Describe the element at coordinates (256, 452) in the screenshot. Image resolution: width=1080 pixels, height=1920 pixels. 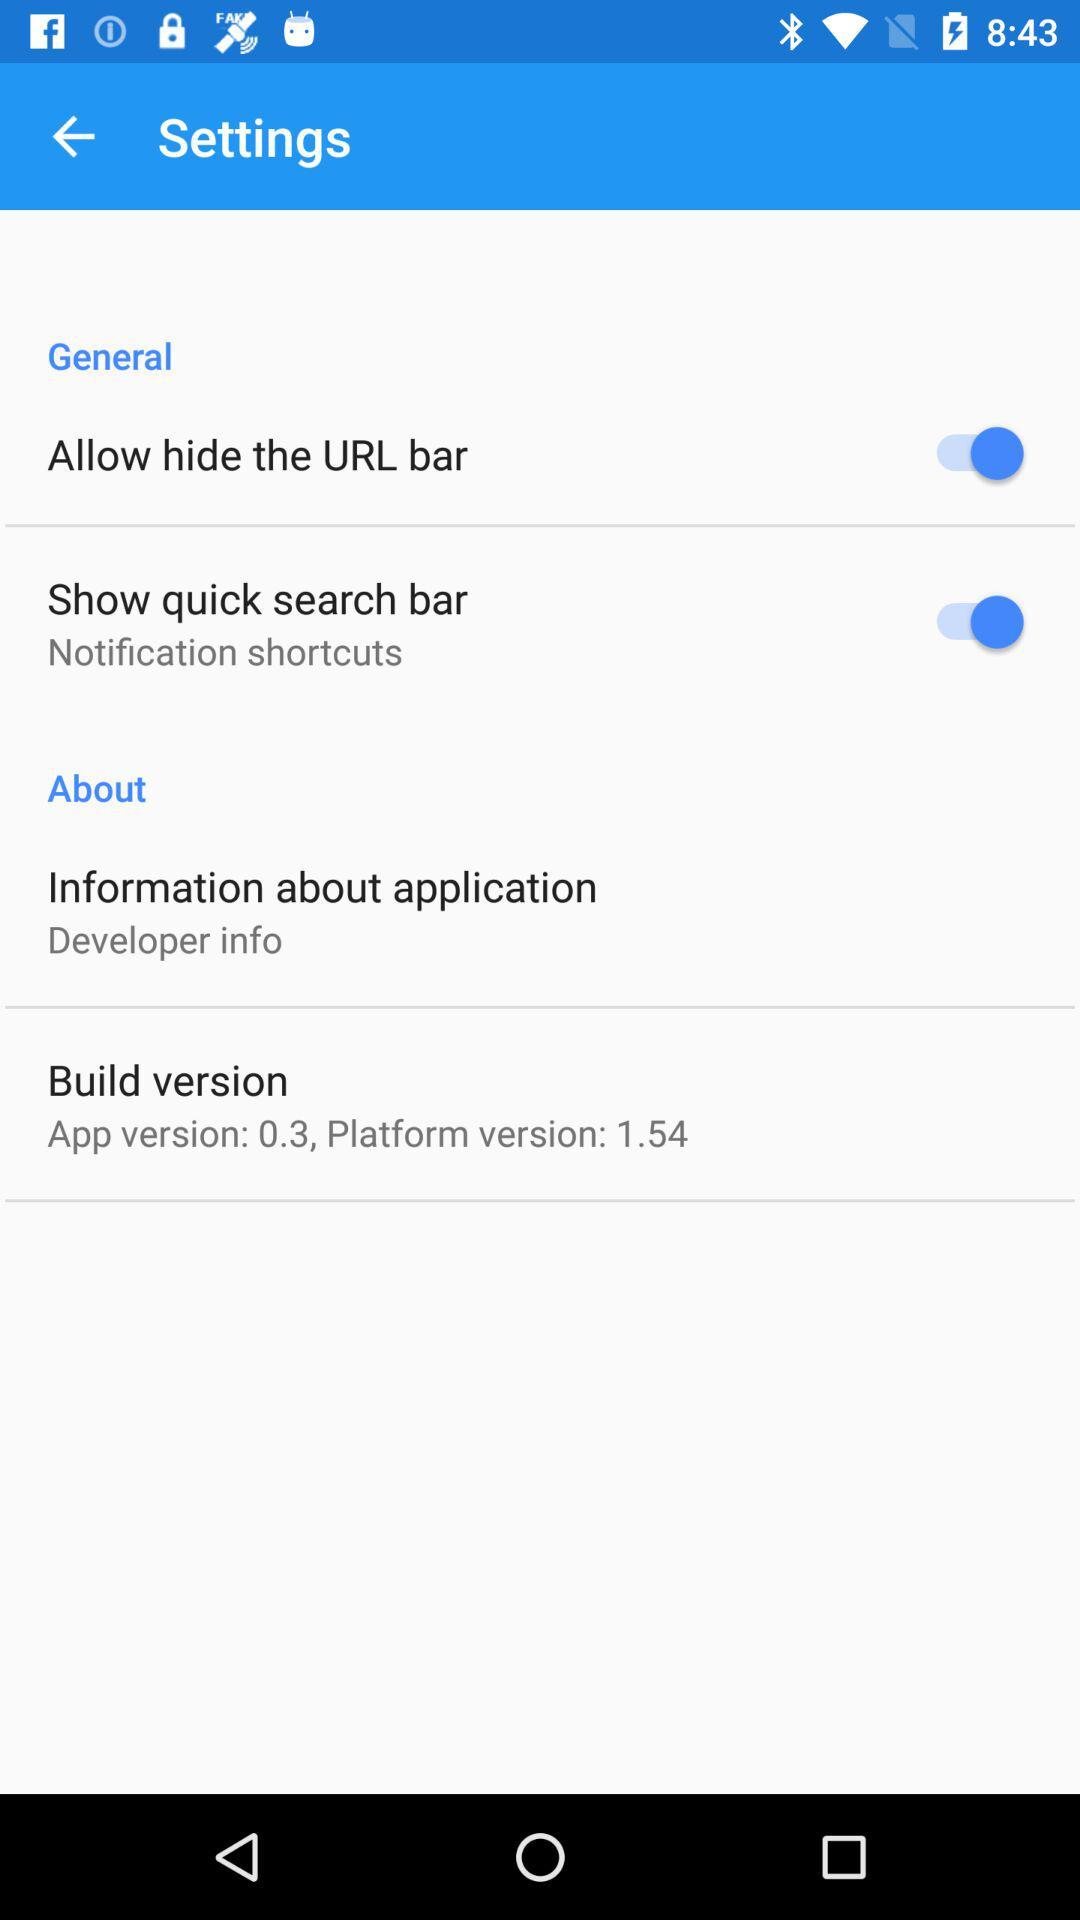
I see `the item below general item` at that location.